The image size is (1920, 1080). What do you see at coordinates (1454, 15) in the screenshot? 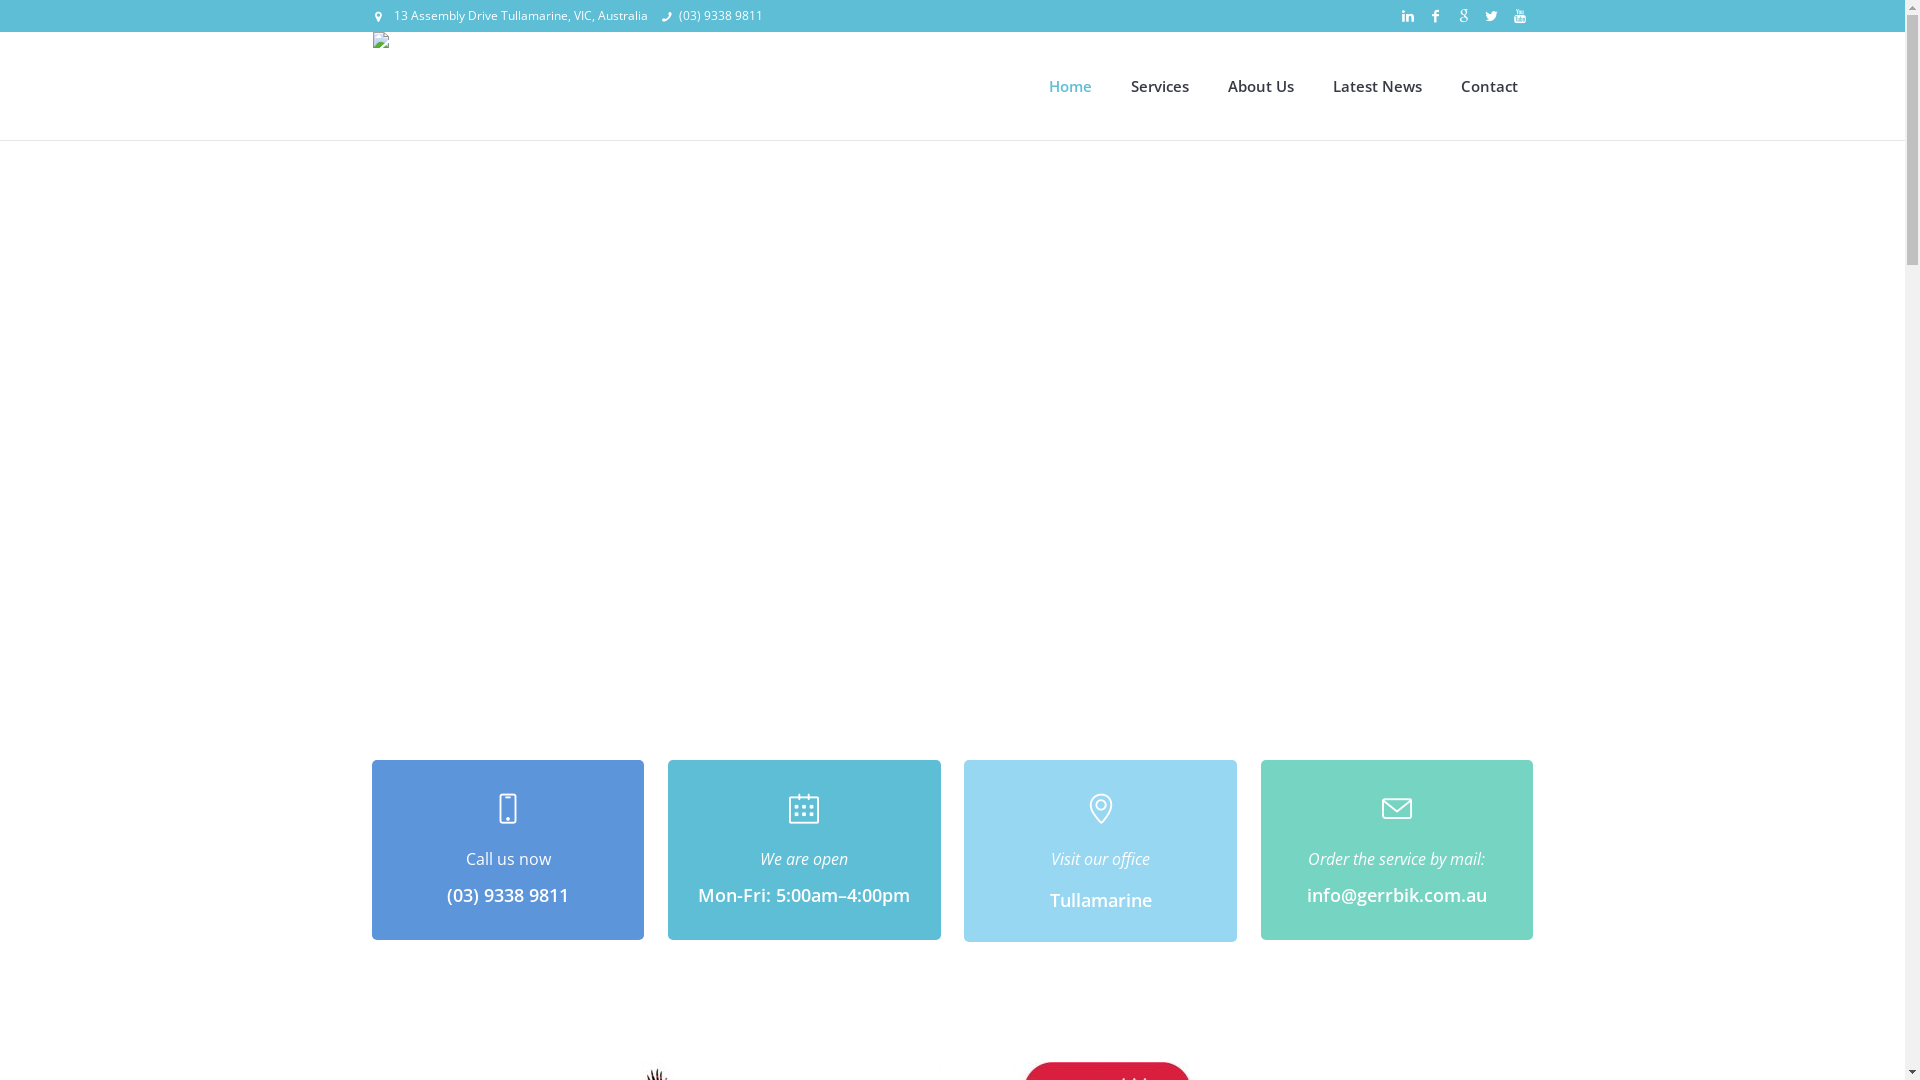
I see `'Google+'` at bounding box center [1454, 15].